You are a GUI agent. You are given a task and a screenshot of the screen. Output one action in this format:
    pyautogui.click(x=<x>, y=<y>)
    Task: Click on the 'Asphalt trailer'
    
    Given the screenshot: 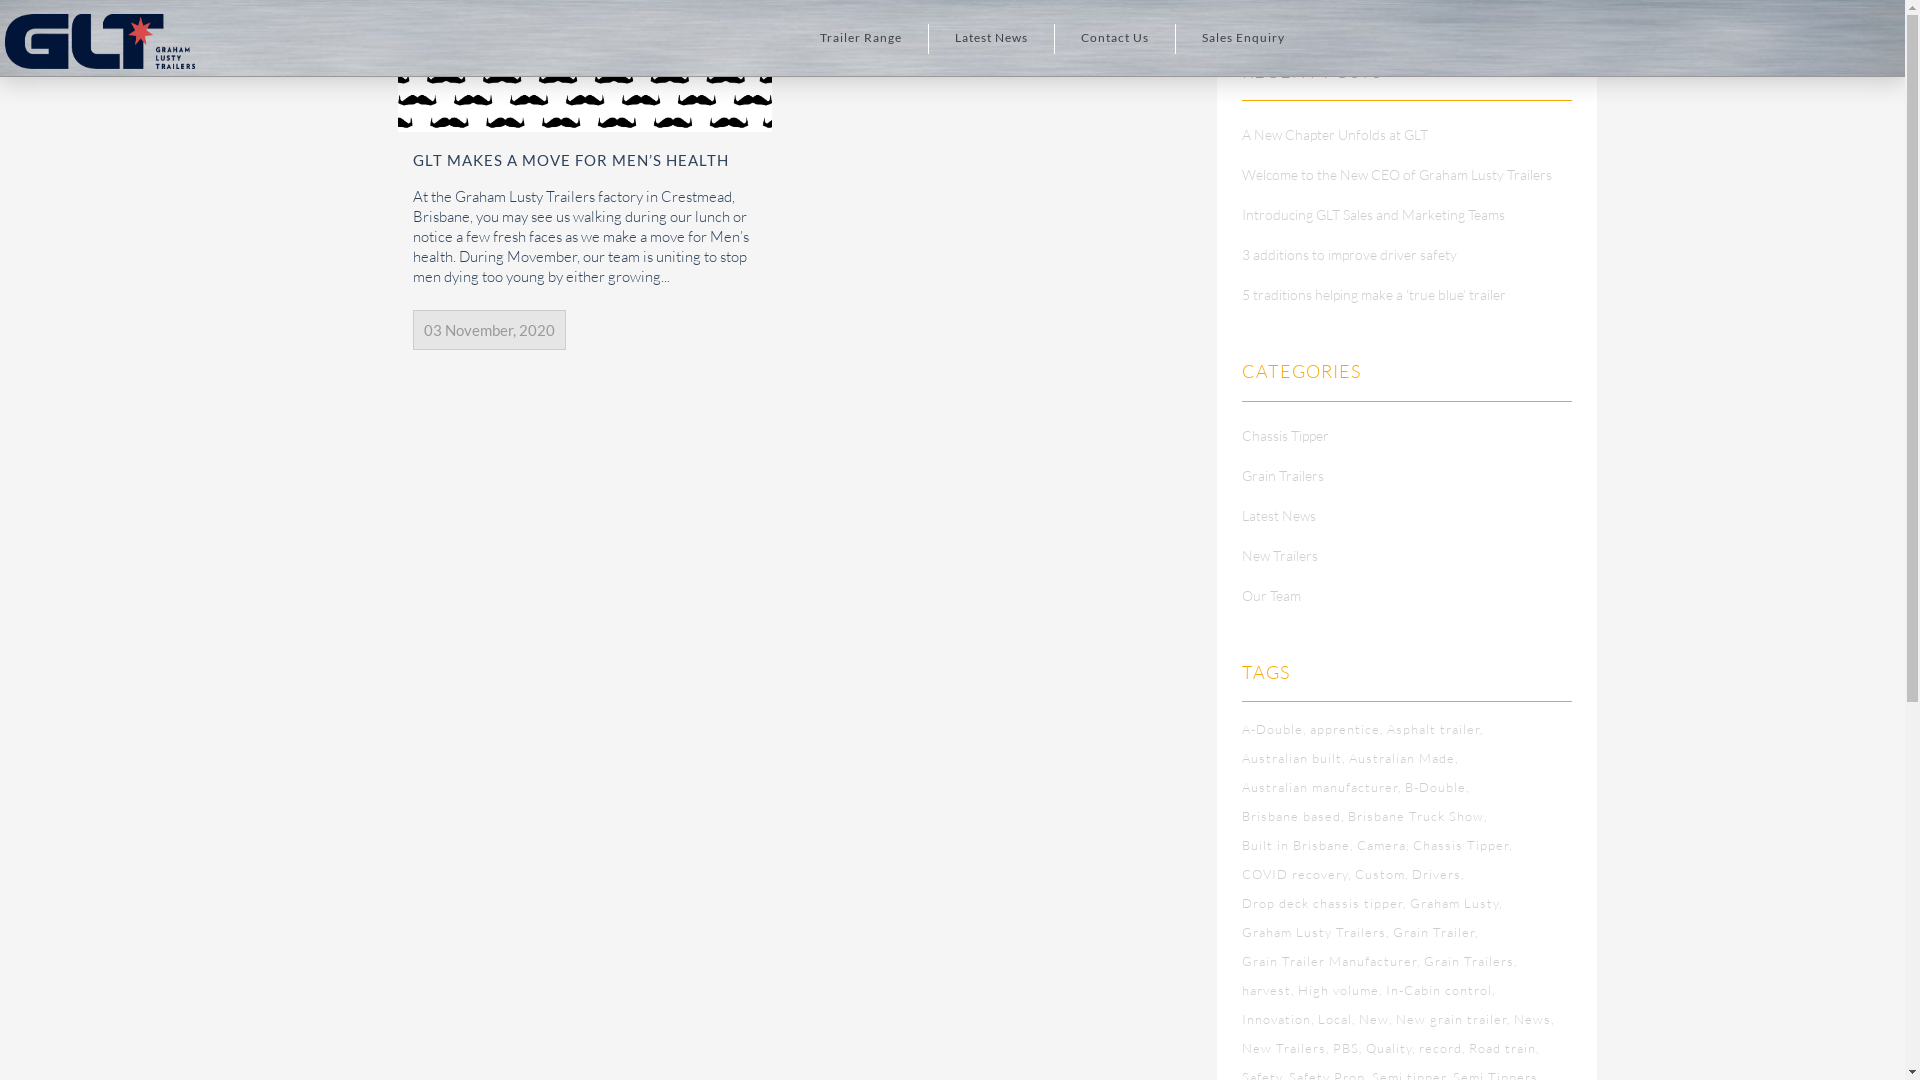 What is the action you would take?
    pyautogui.click(x=1434, y=729)
    